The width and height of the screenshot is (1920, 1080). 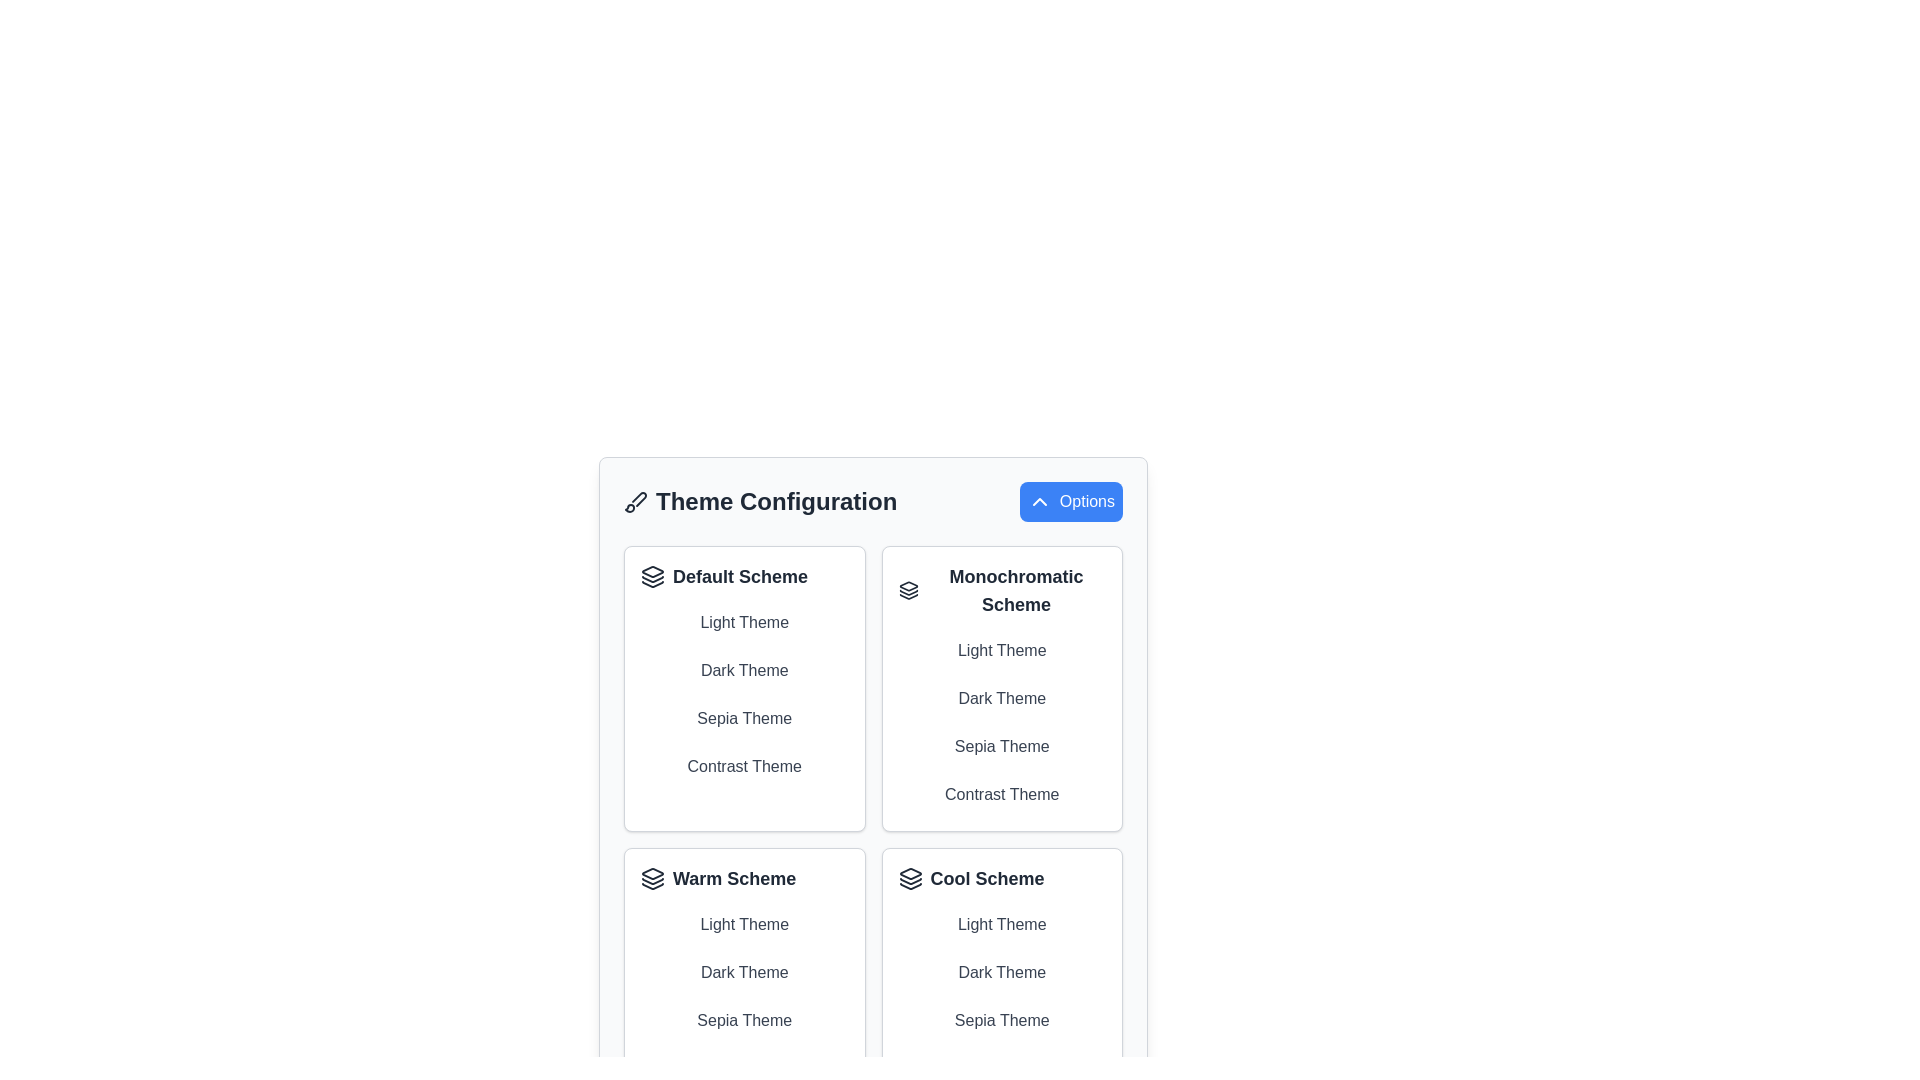 I want to click on the layers icon located to the left of the 'Cool Scheme' text, which consists of three stack-like shapes aligned horizontally, so click(x=909, y=878).